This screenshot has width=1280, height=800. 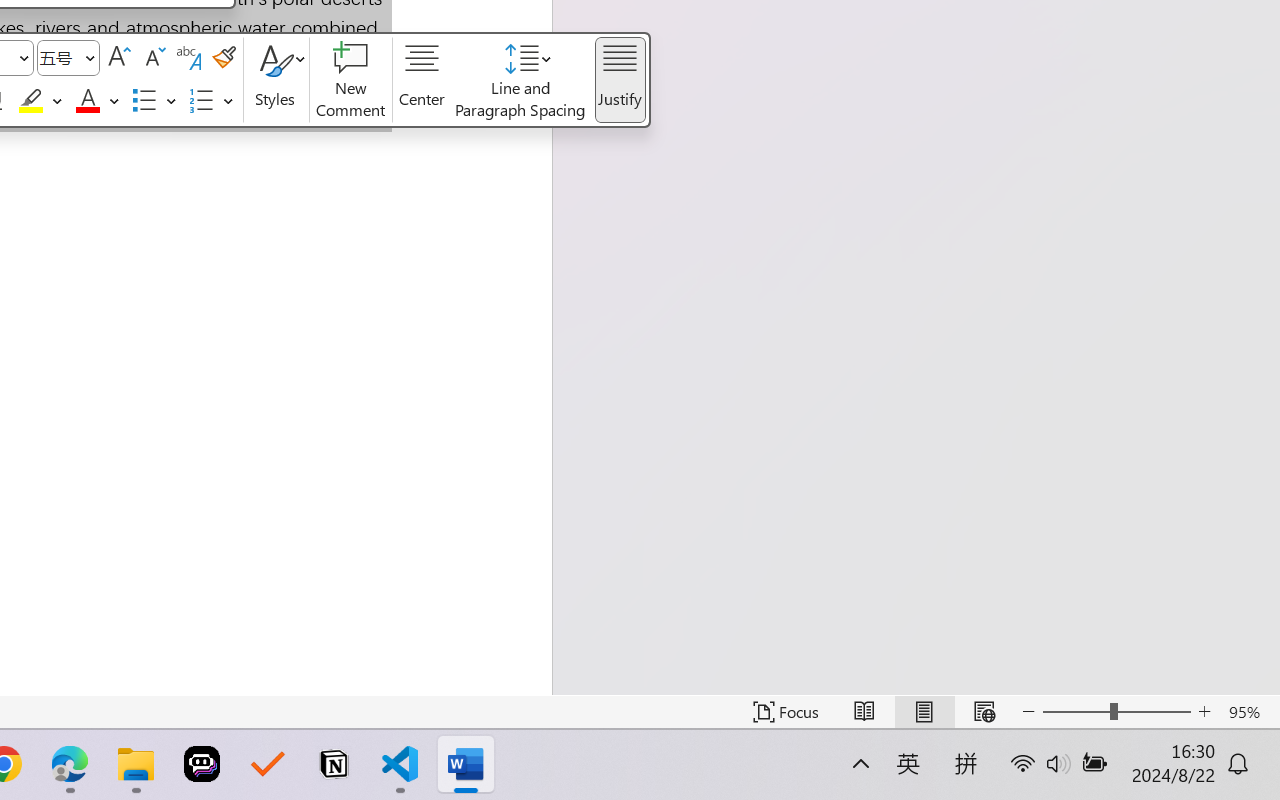 What do you see at coordinates (89, 56) in the screenshot?
I see `'Open'` at bounding box center [89, 56].